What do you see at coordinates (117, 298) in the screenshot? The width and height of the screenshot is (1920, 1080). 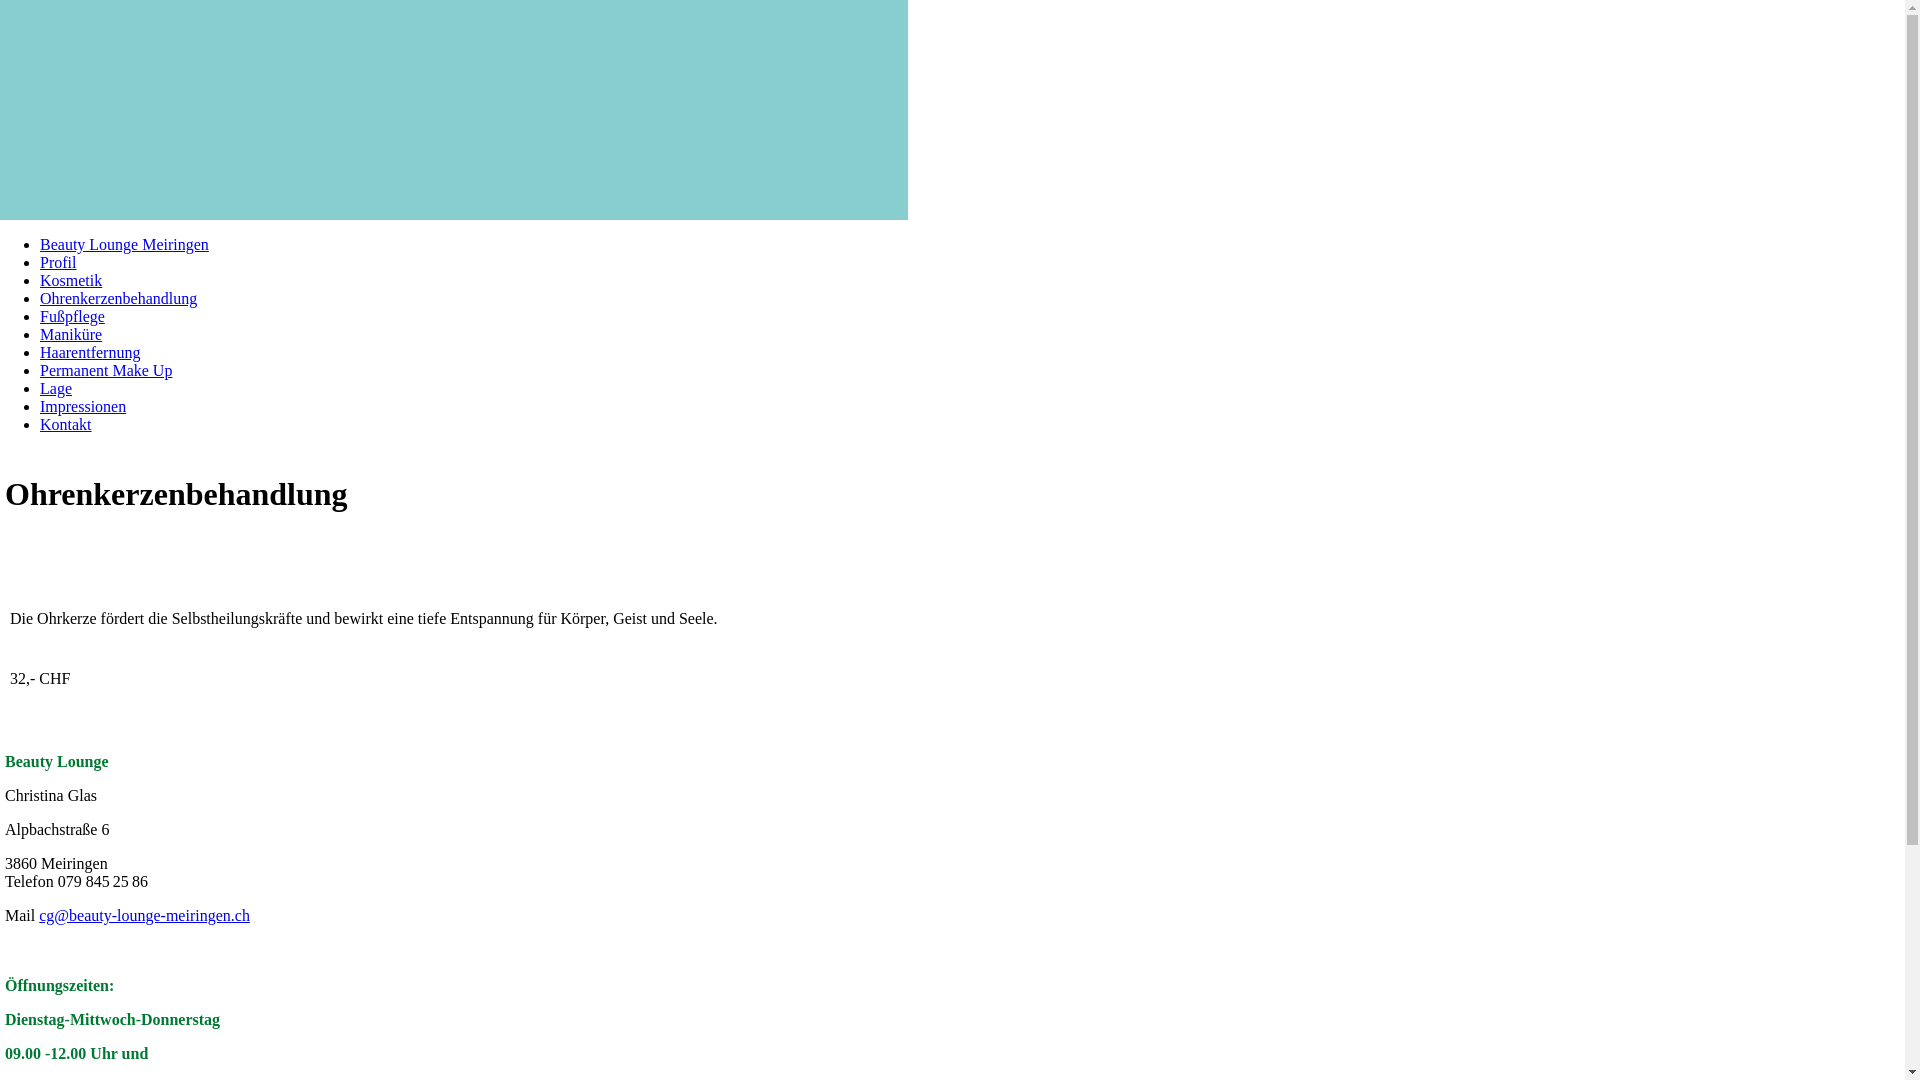 I see `'Ohrenkerzenbehandlung'` at bounding box center [117, 298].